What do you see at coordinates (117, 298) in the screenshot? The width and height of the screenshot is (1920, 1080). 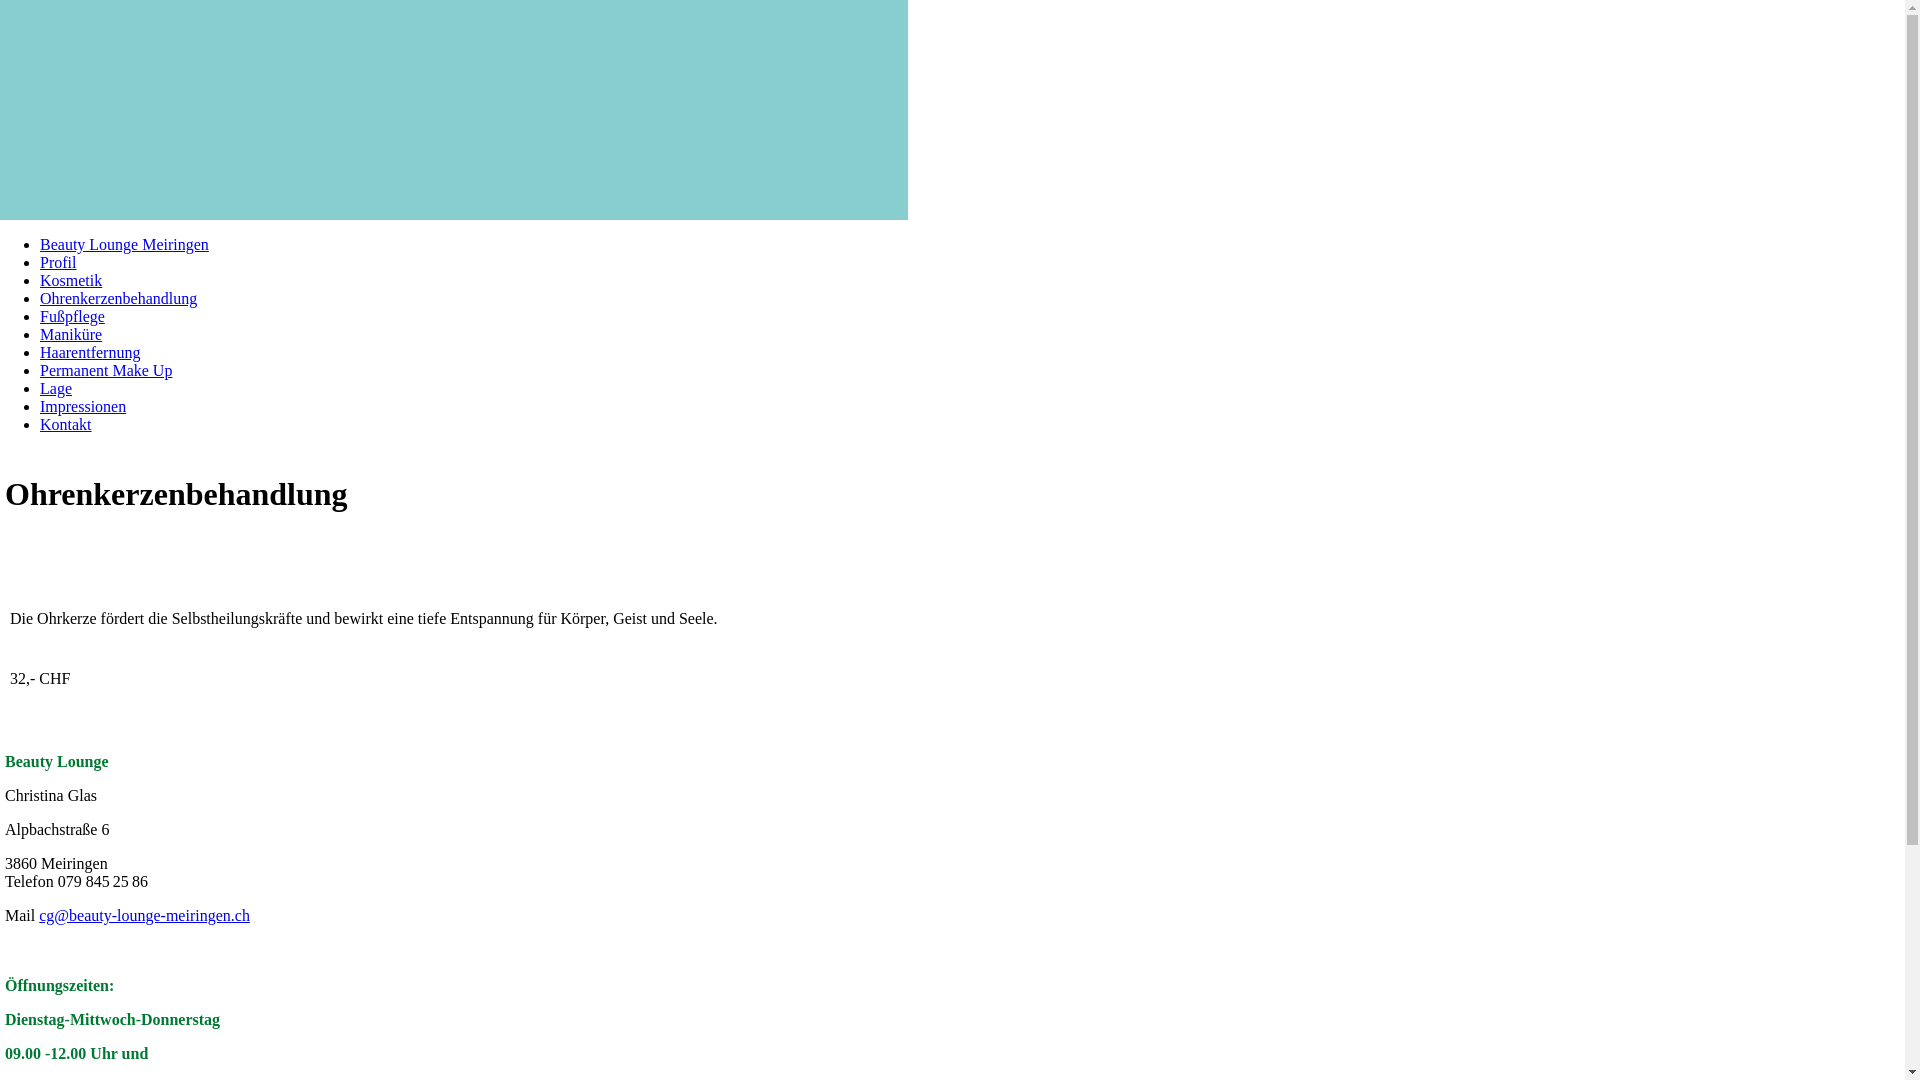 I see `'Ohrenkerzenbehandlung'` at bounding box center [117, 298].